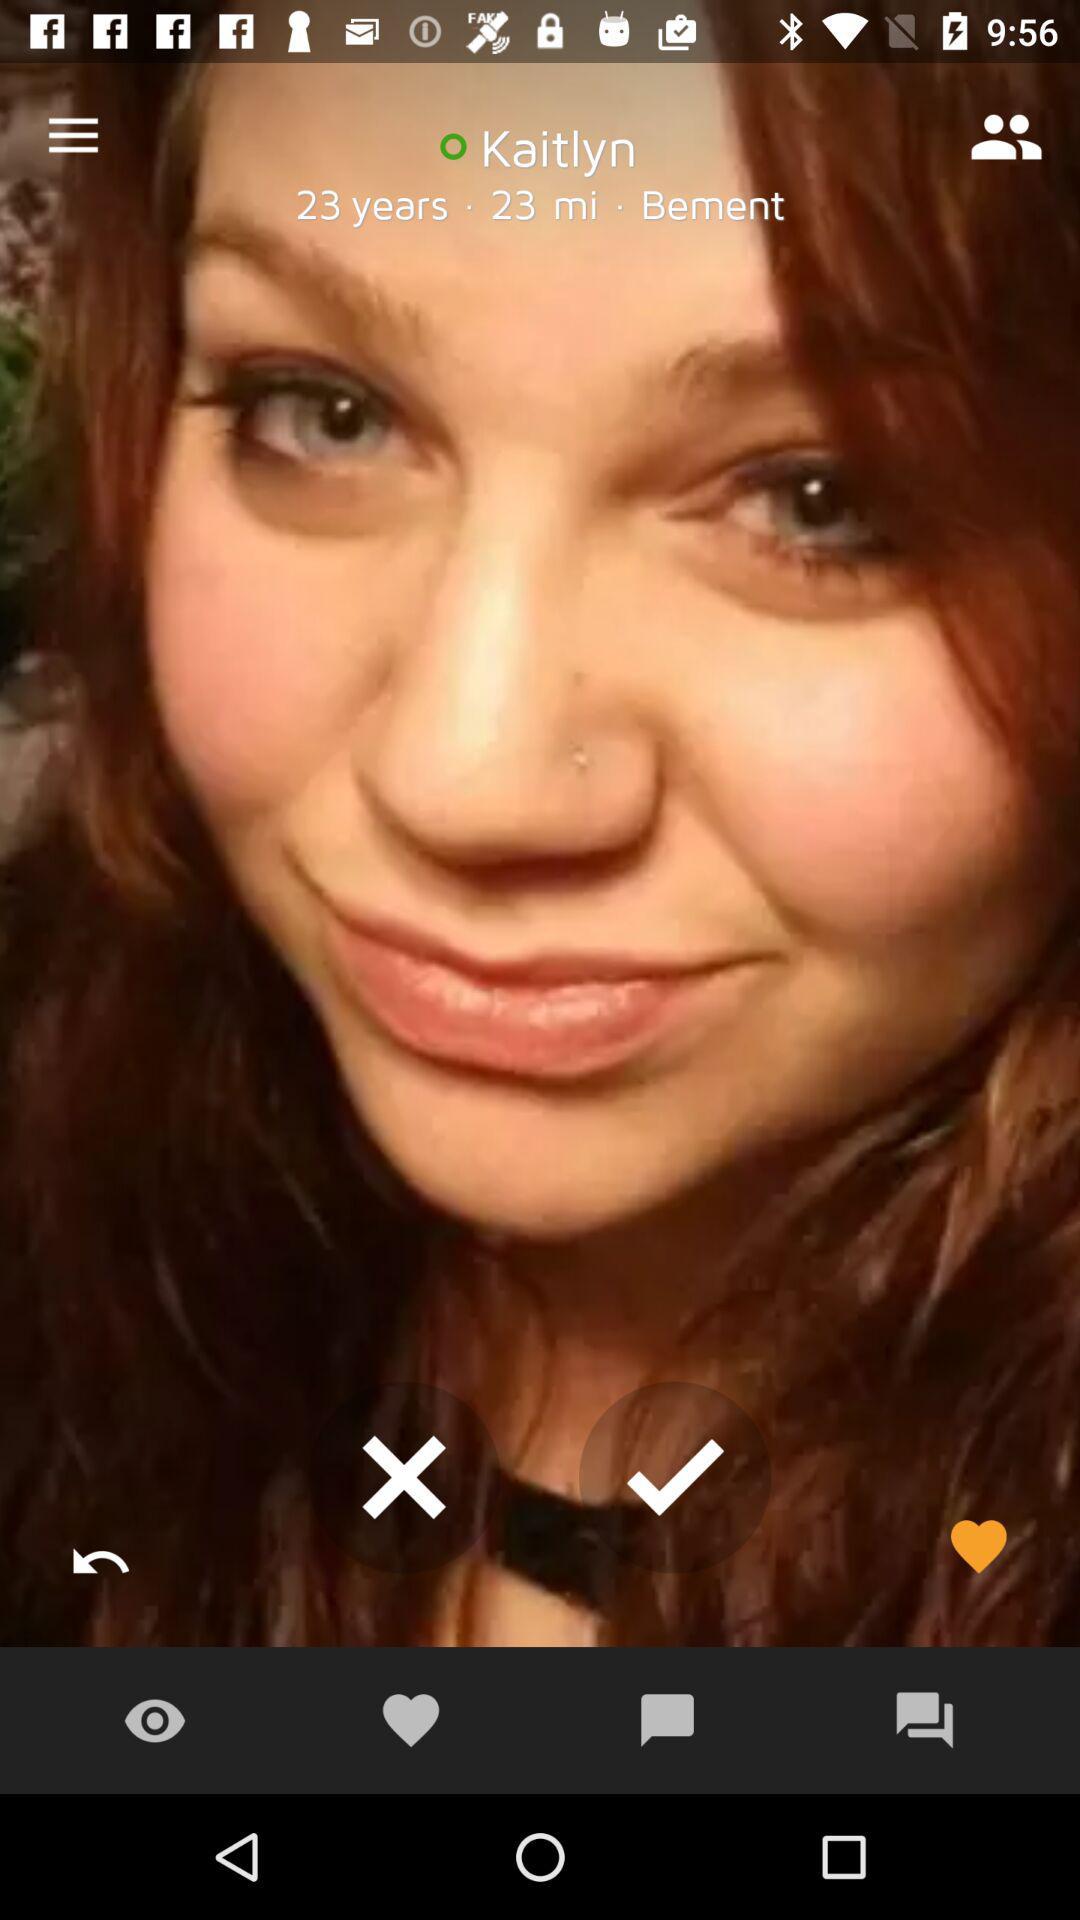 This screenshot has height=1920, width=1080. Describe the element at coordinates (101, 1545) in the screenshot. I see `the undo icon` at that location.